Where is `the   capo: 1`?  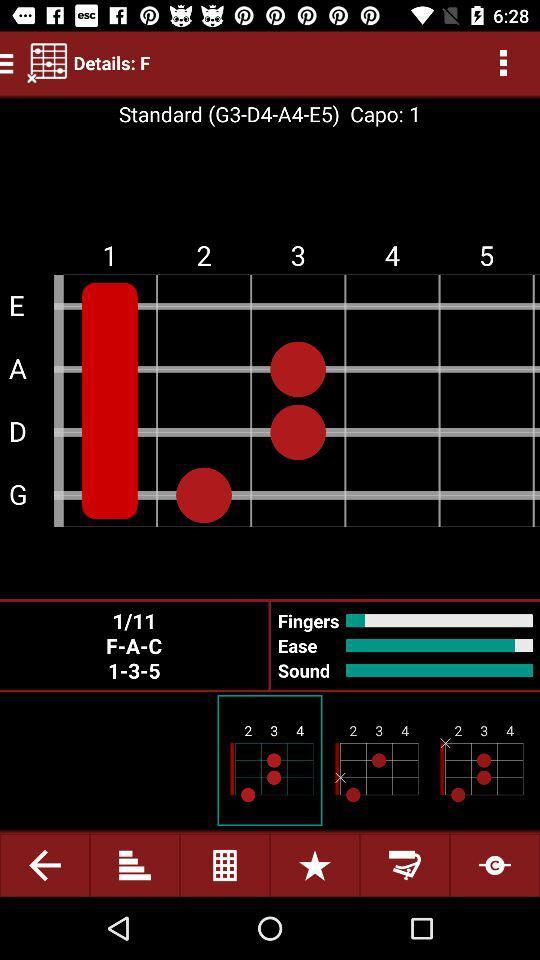
the   capo: 1 is located at coordinates (380, 114).